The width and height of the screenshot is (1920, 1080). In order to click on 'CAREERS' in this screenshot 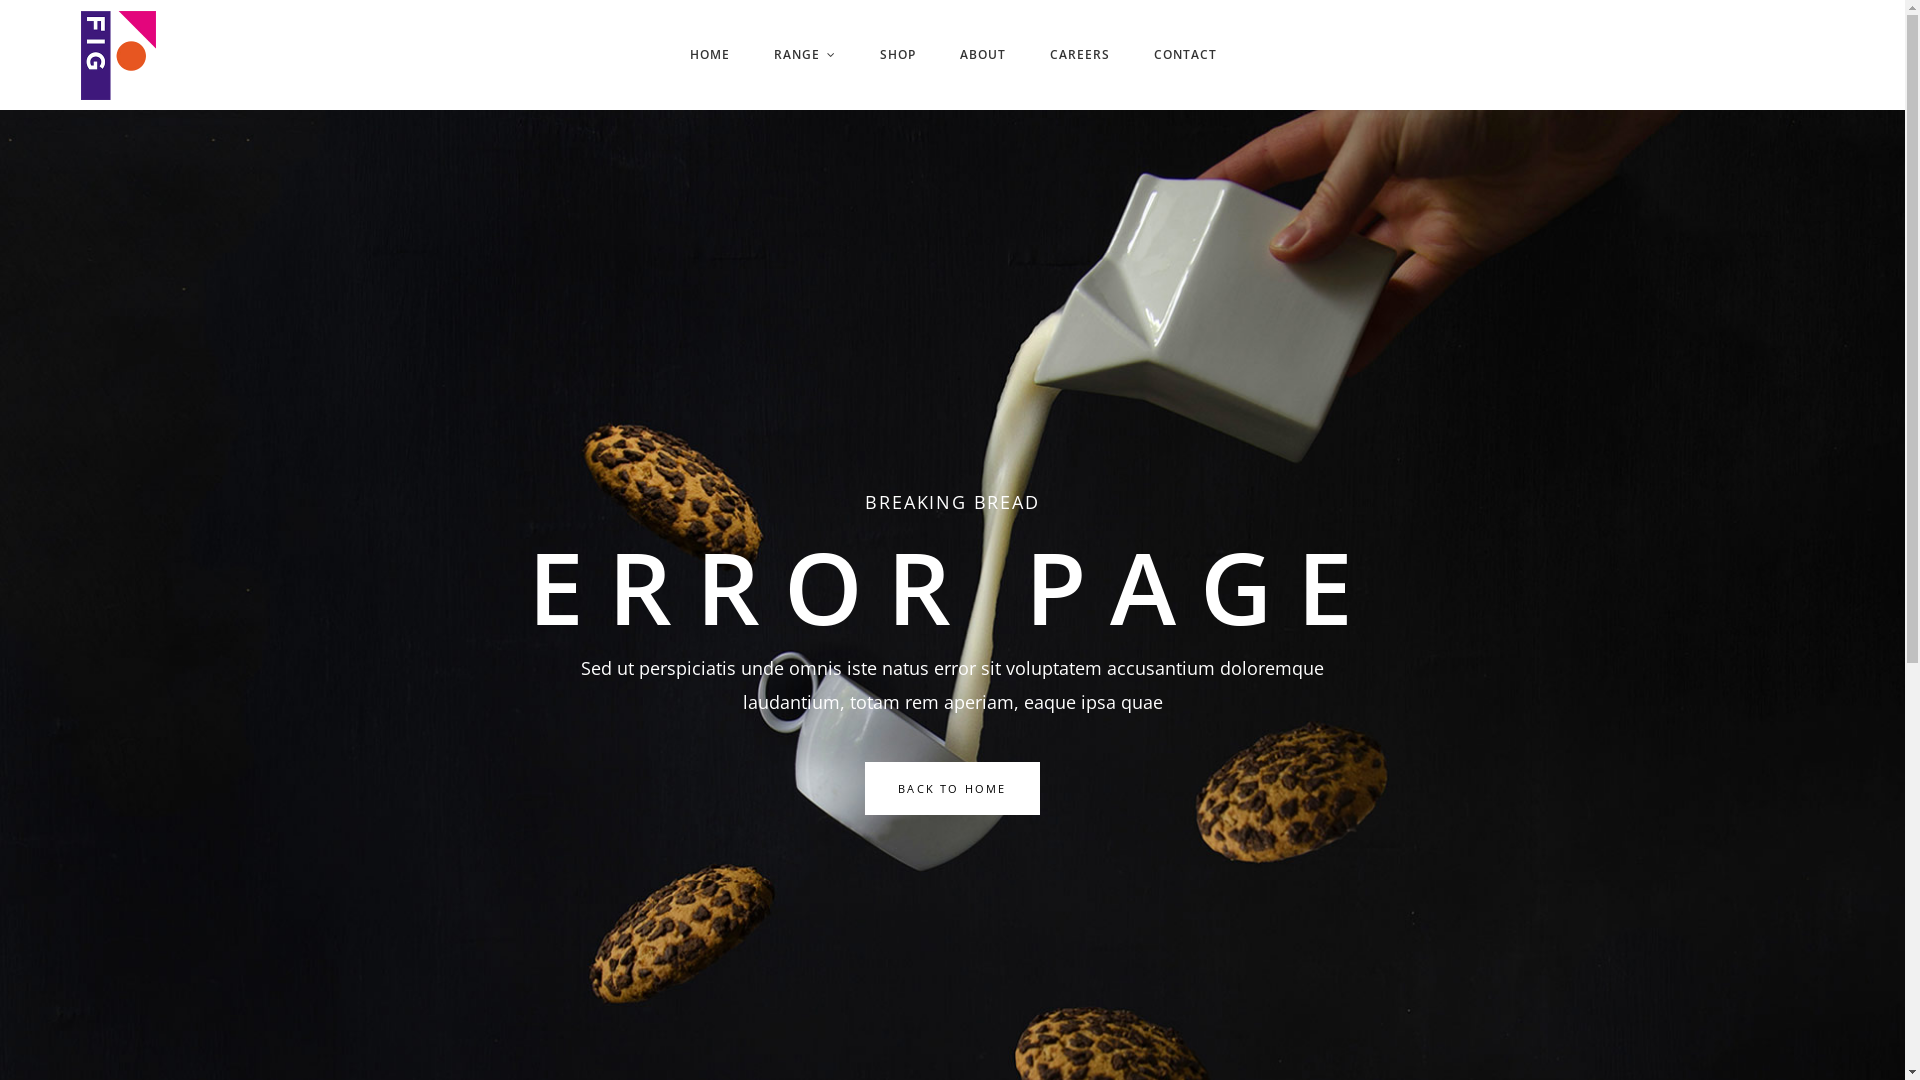, I will do `click(1027, 53)`.